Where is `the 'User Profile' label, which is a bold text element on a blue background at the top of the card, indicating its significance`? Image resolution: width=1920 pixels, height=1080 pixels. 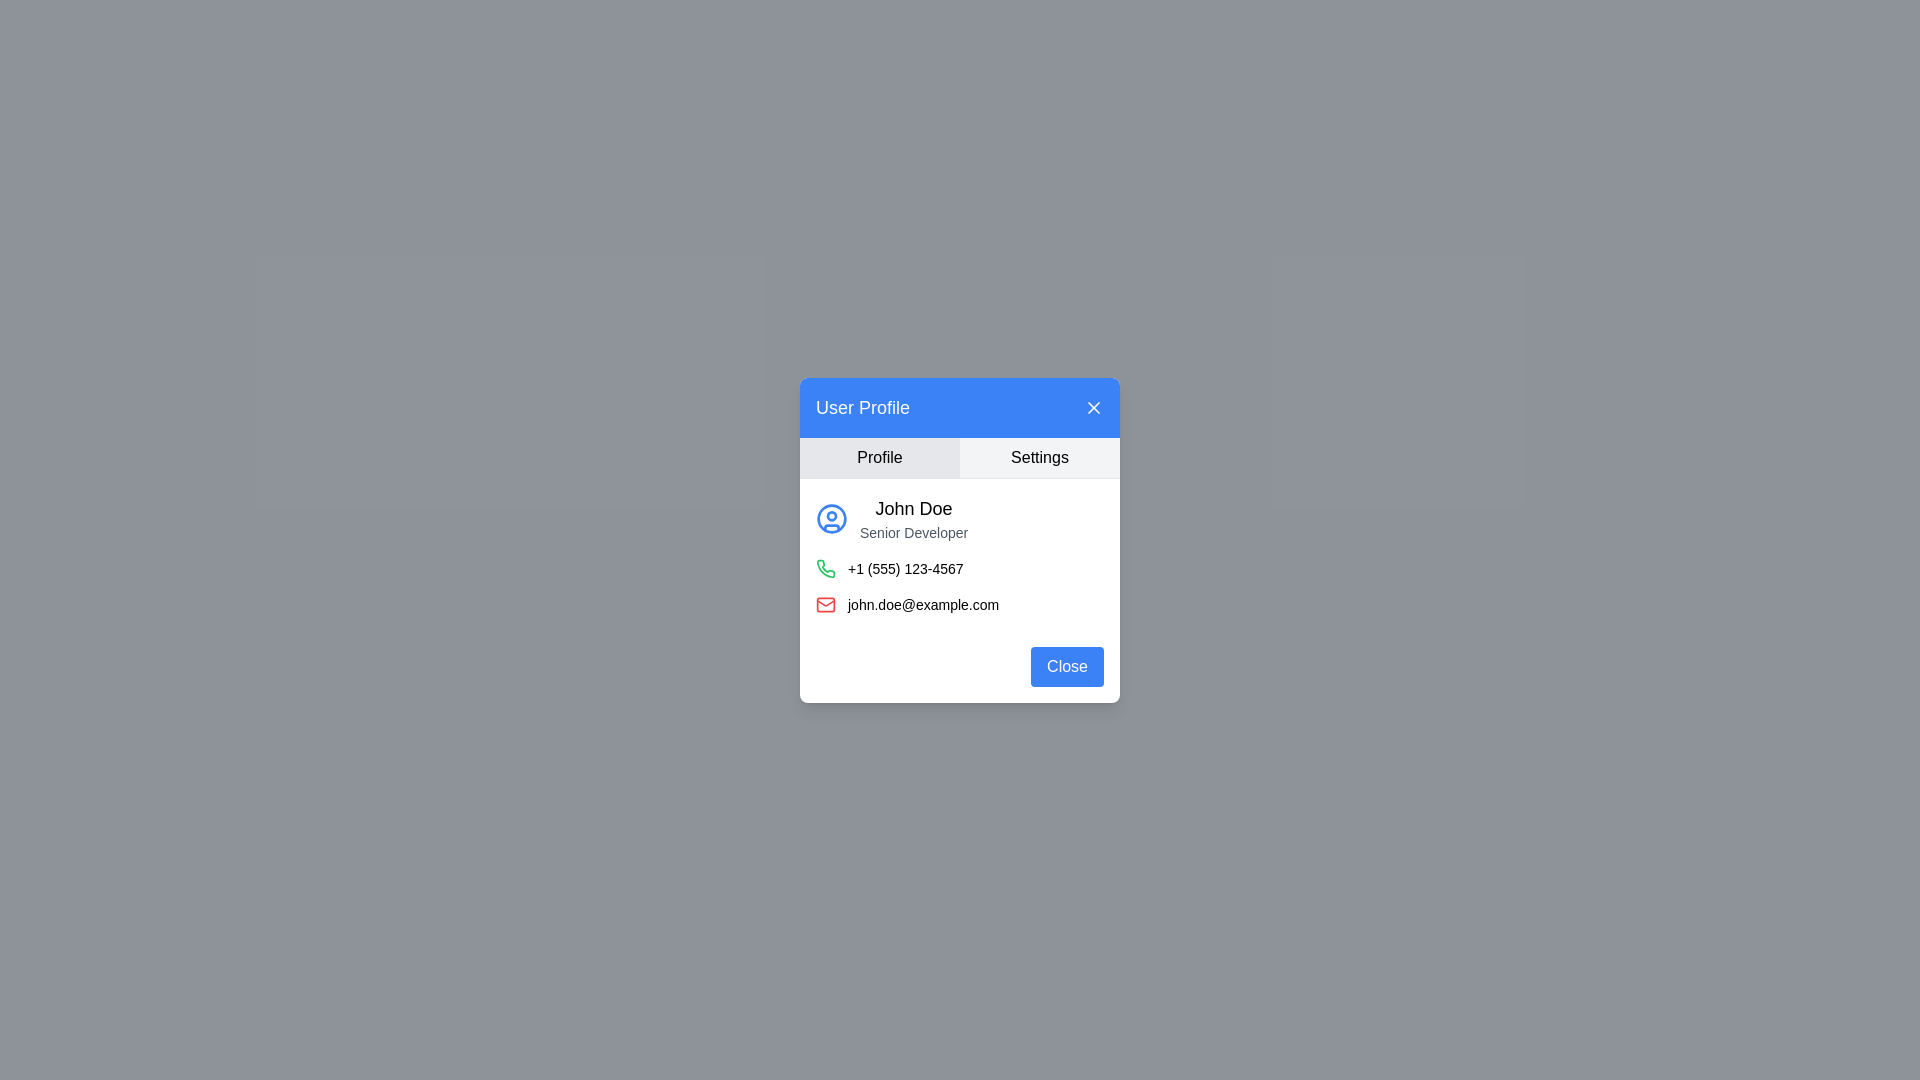 the 'User Profile' label, which is a bold text element on a blue background at the top of the card, indicating its significance is located at coordinates (863, 406).